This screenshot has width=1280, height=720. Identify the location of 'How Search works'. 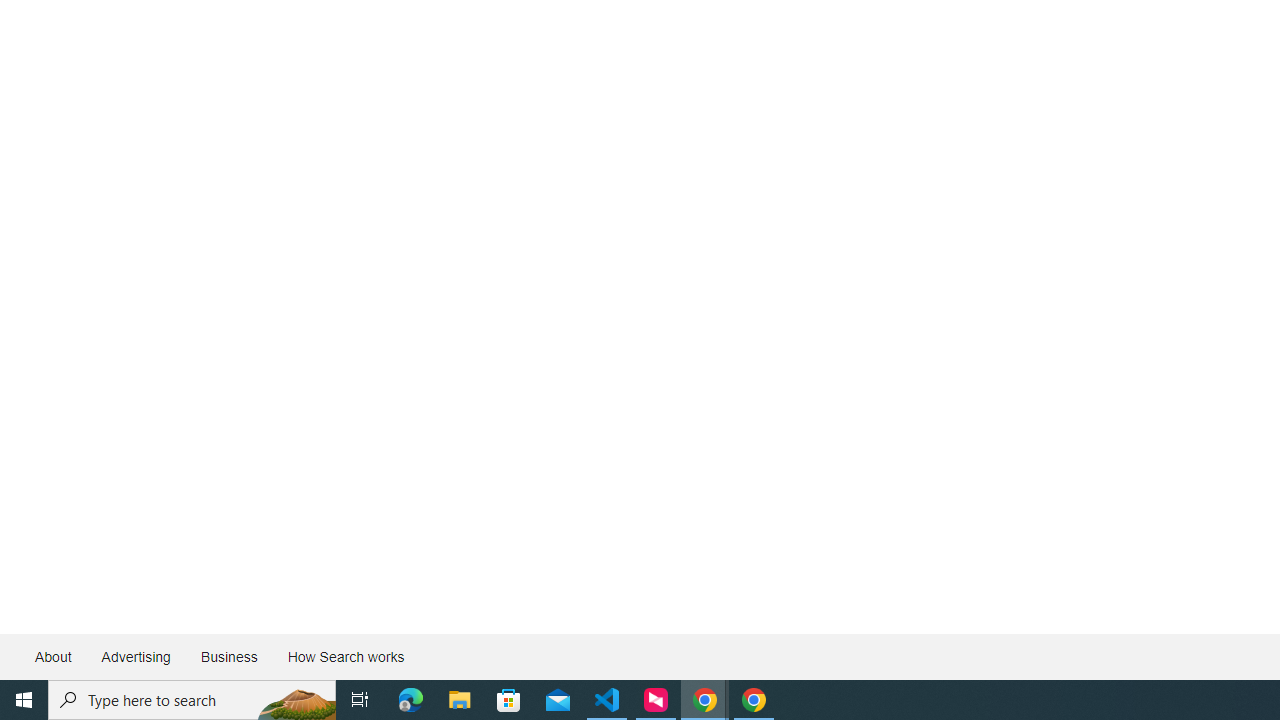
(345, 657).